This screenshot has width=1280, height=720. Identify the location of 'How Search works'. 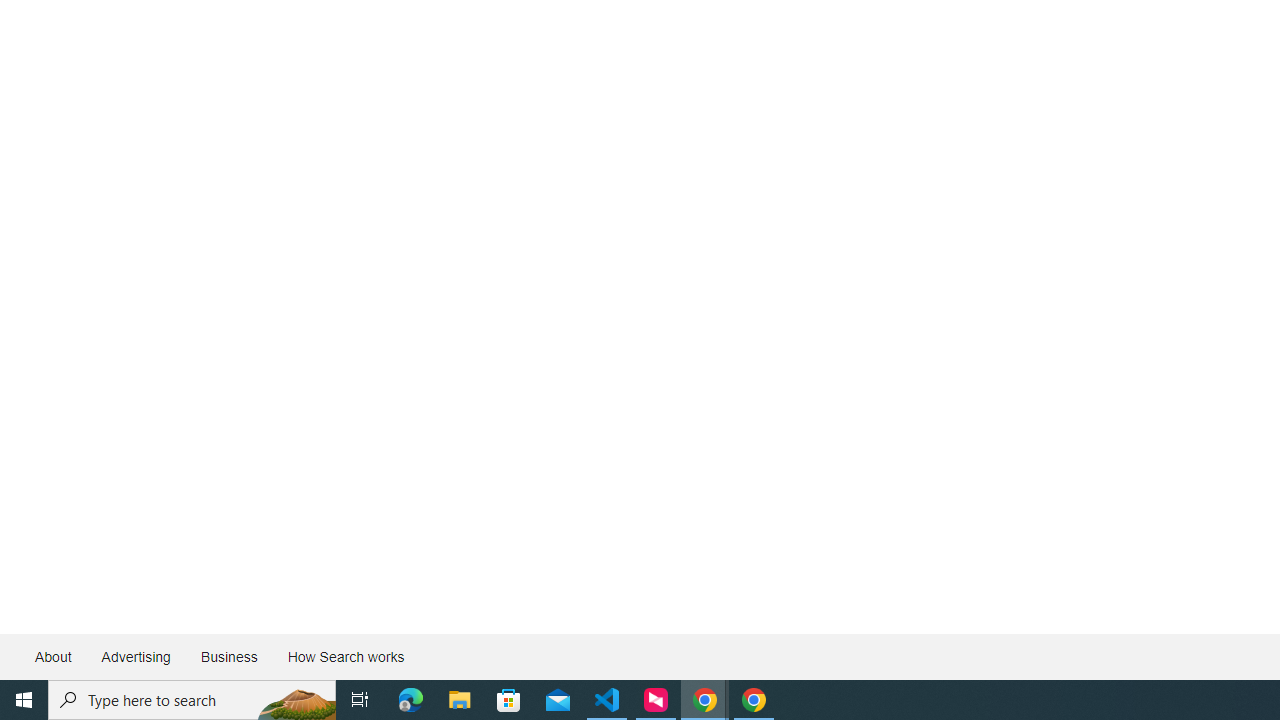
(345, 657).